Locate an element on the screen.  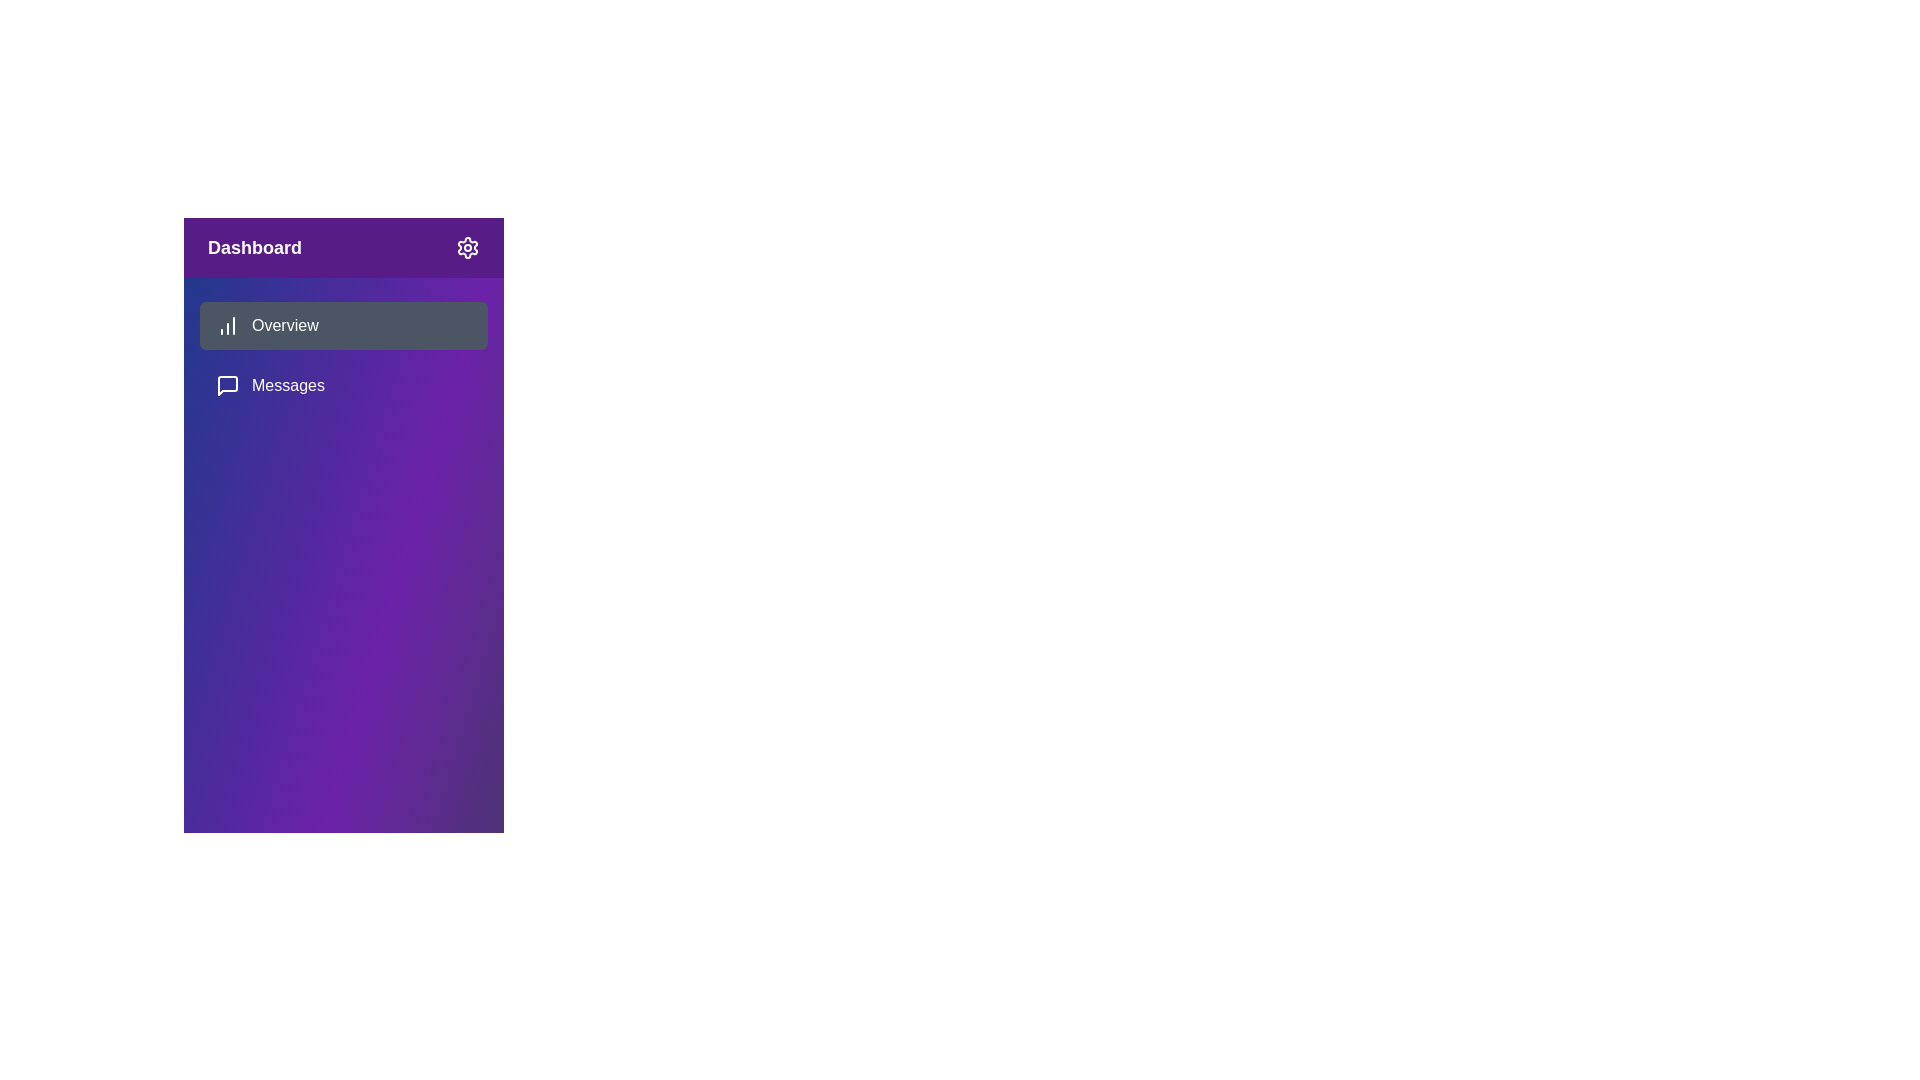
the settings button located in the top-right corner of the sidebar is located at coordinates (466, 246).